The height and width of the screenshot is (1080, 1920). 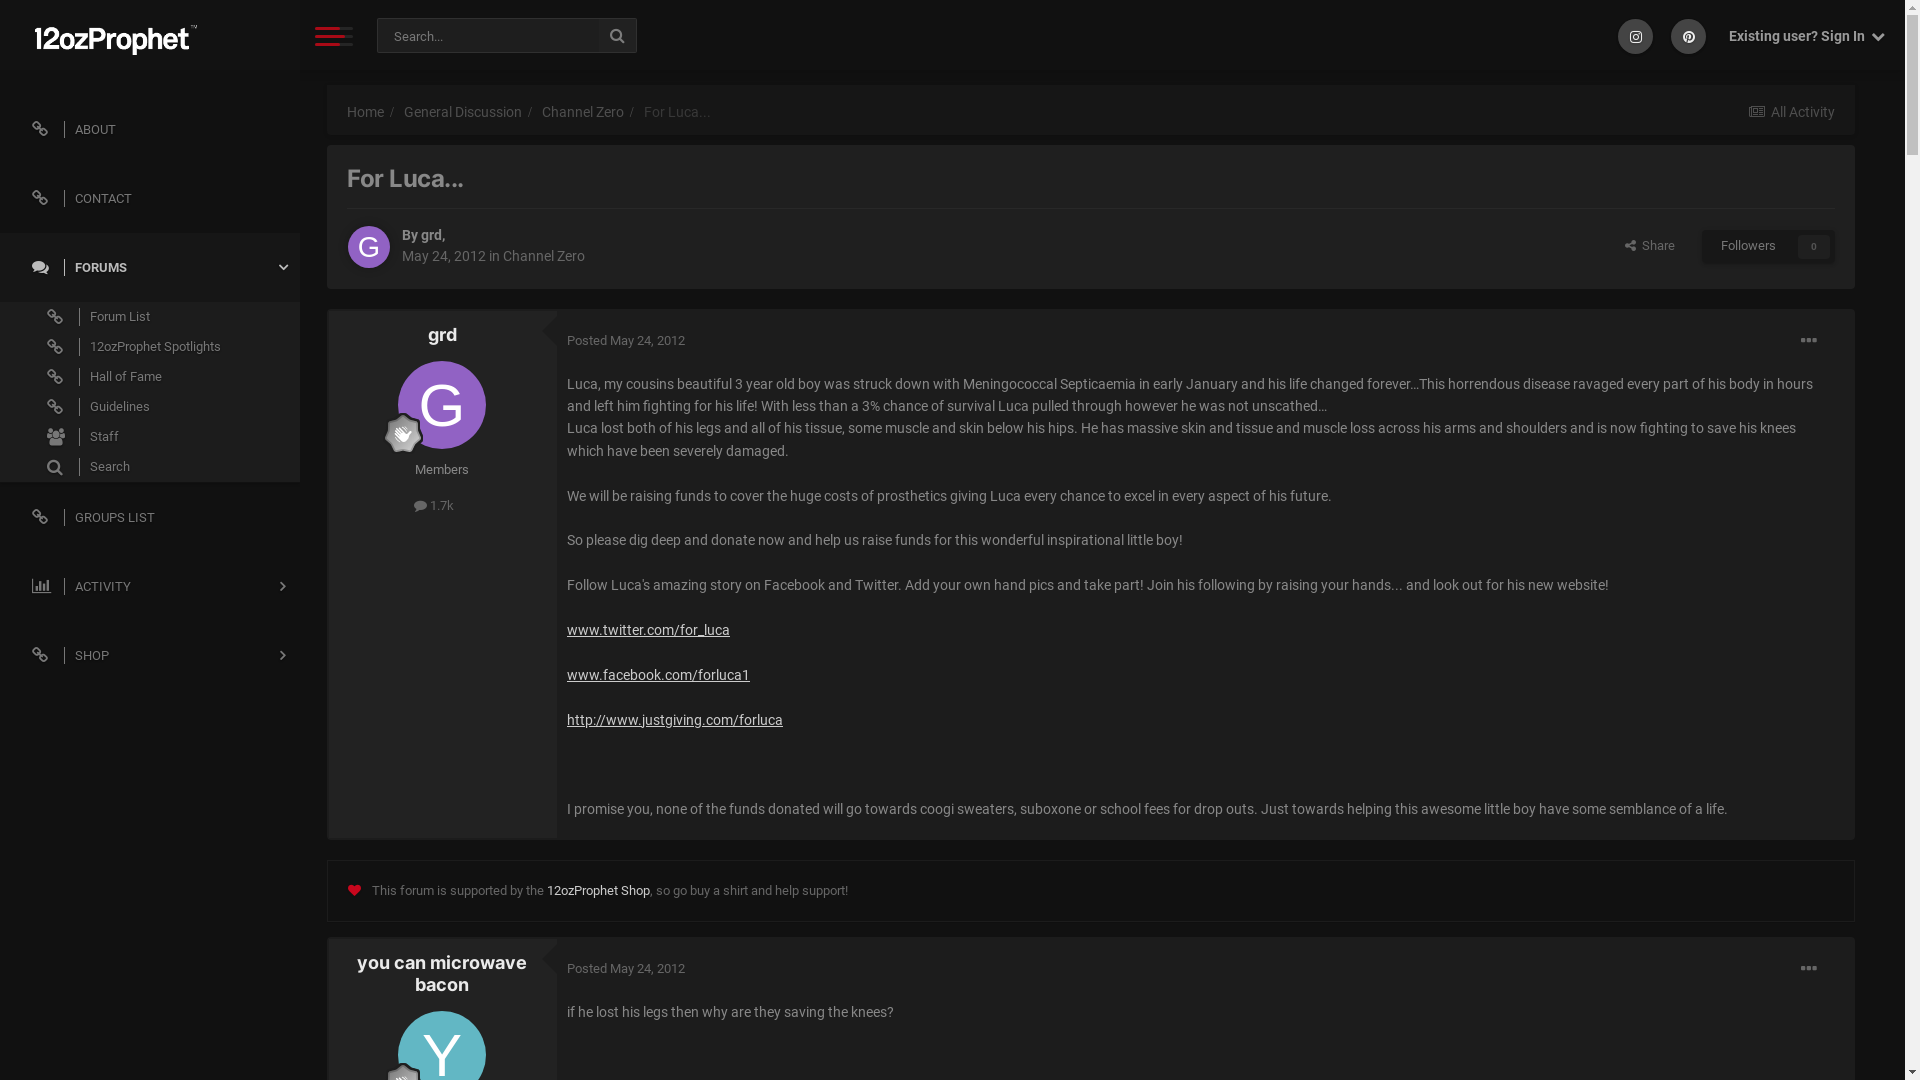 I want to click on 'http://www.justgiving.com/forluca', so click(x=675, y=720).